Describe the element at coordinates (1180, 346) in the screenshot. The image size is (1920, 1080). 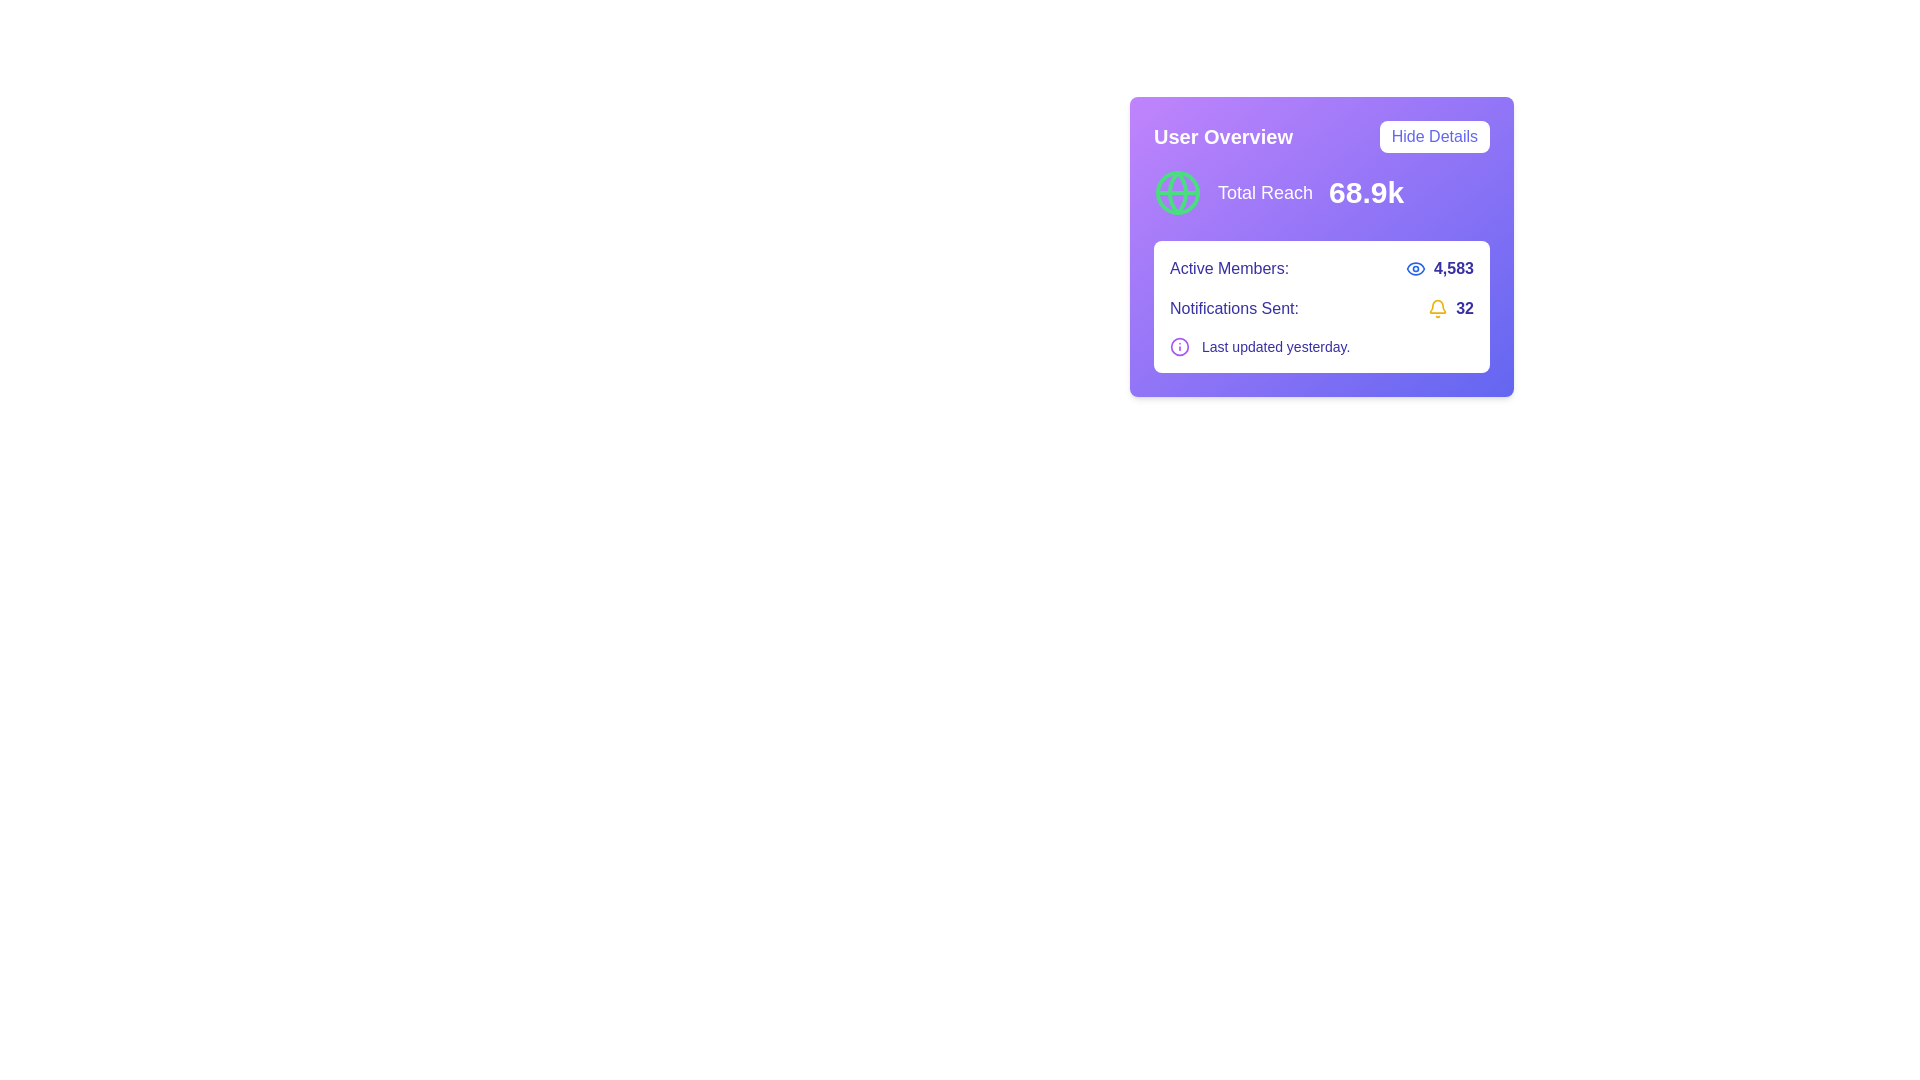
I see `the circular element with a purple border that forms part of the informational icon located in the top-right corner of the 'User Overview' card` at that location.